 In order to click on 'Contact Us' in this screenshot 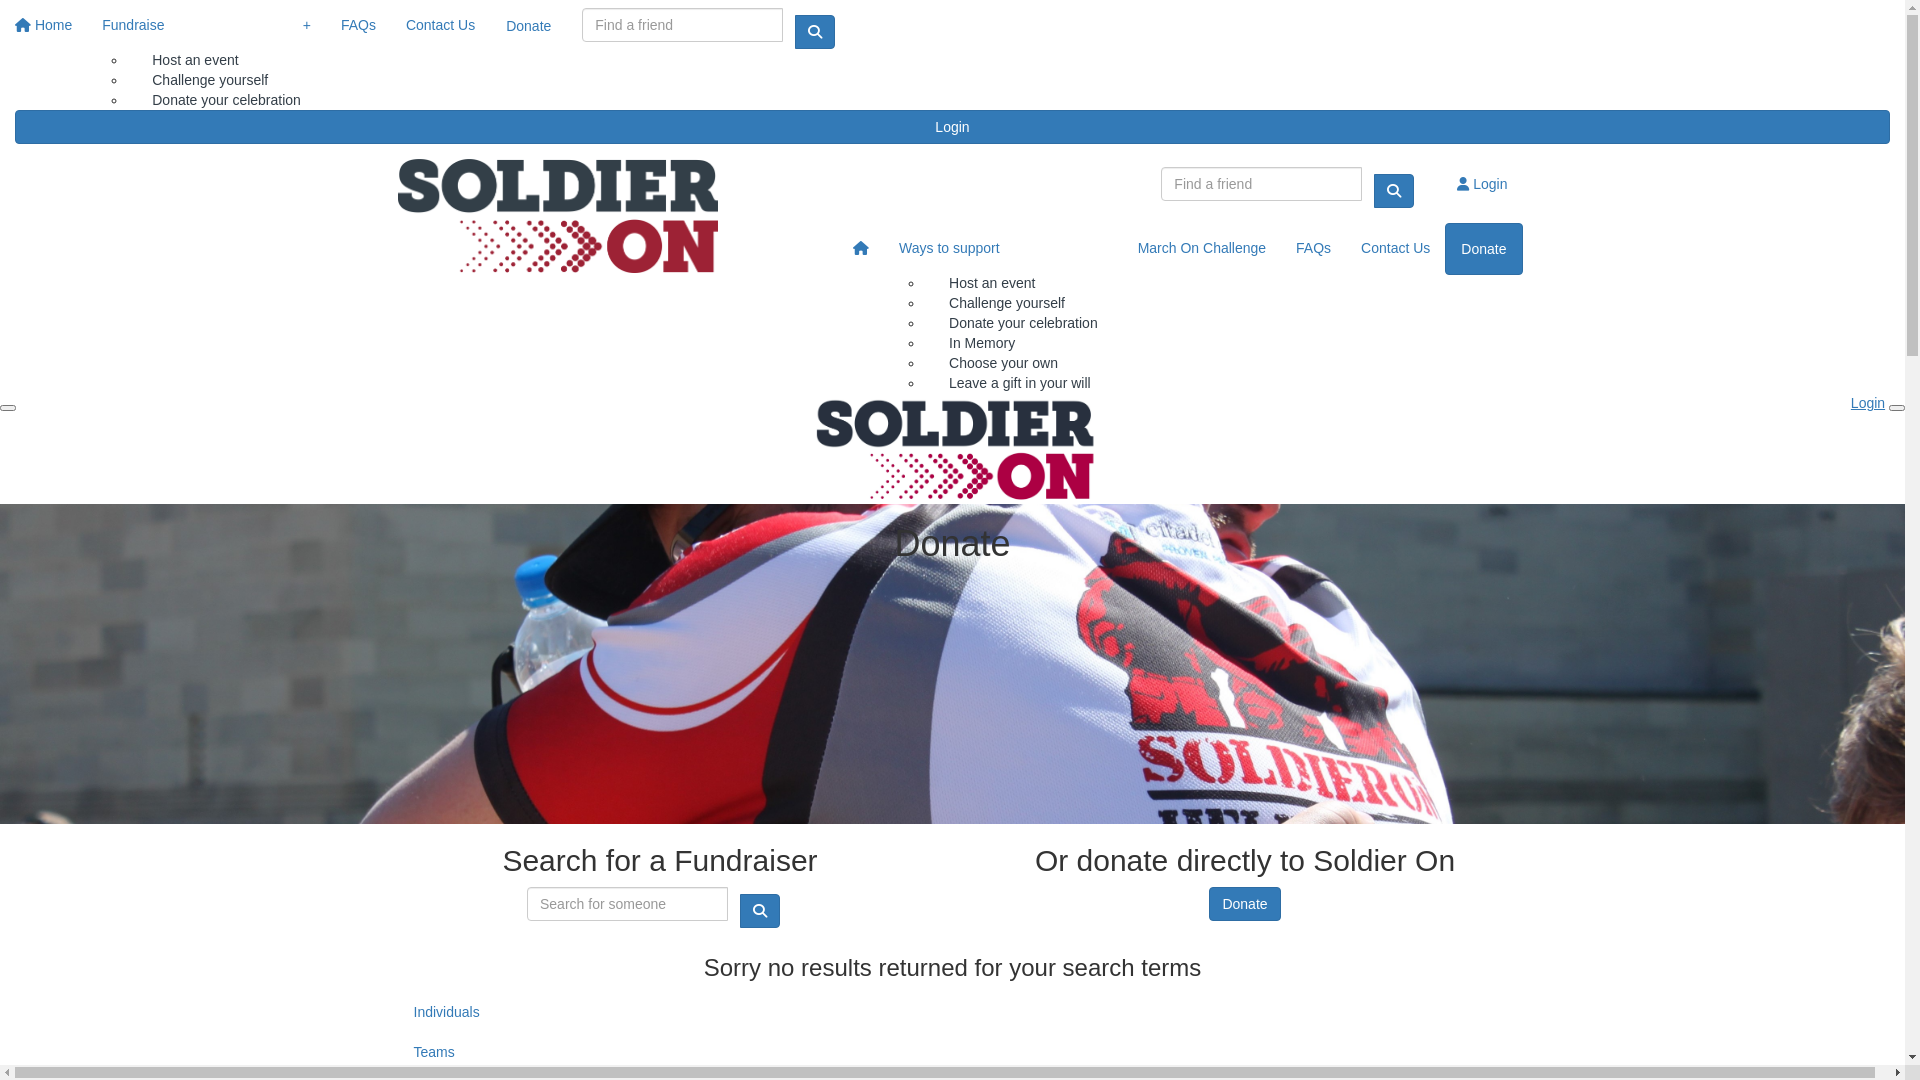, I will do `click(439, 24)`.